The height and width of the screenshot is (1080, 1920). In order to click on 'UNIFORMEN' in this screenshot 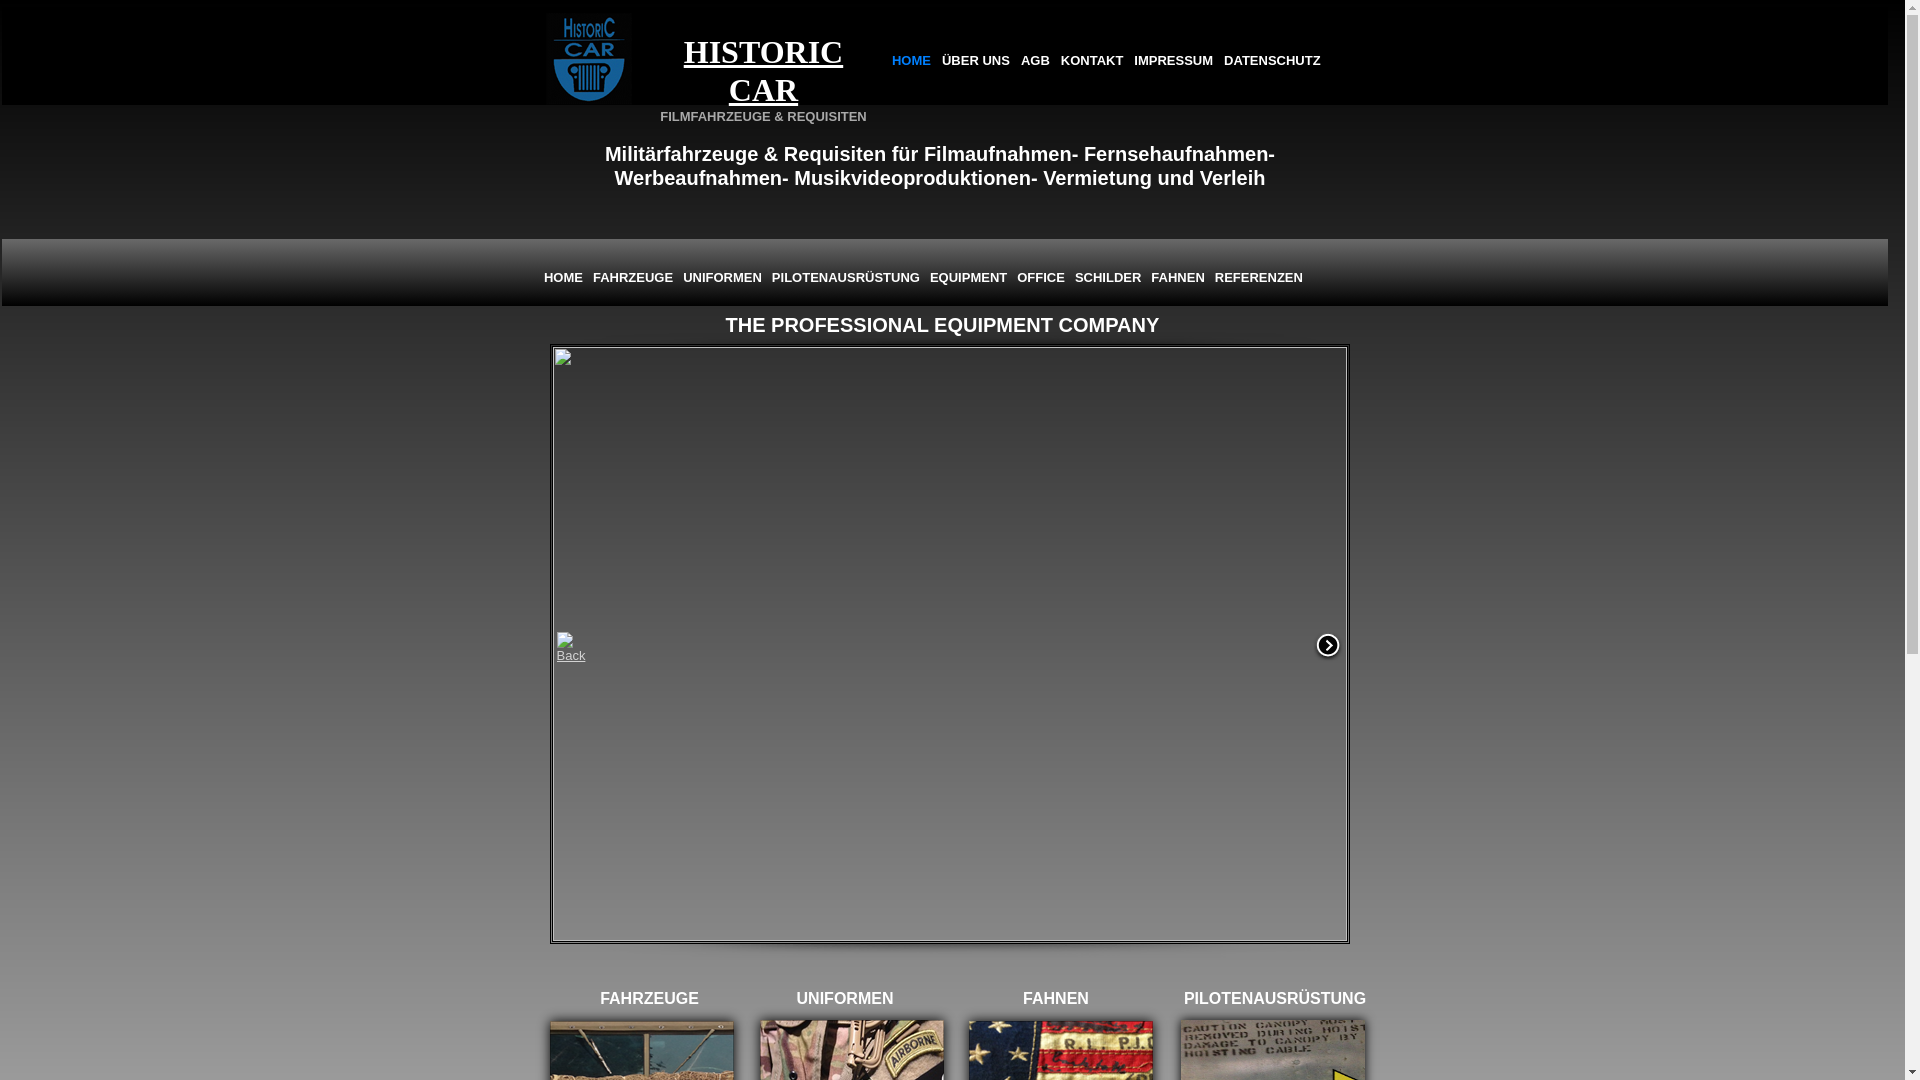, I will do `click(721, 277)`.